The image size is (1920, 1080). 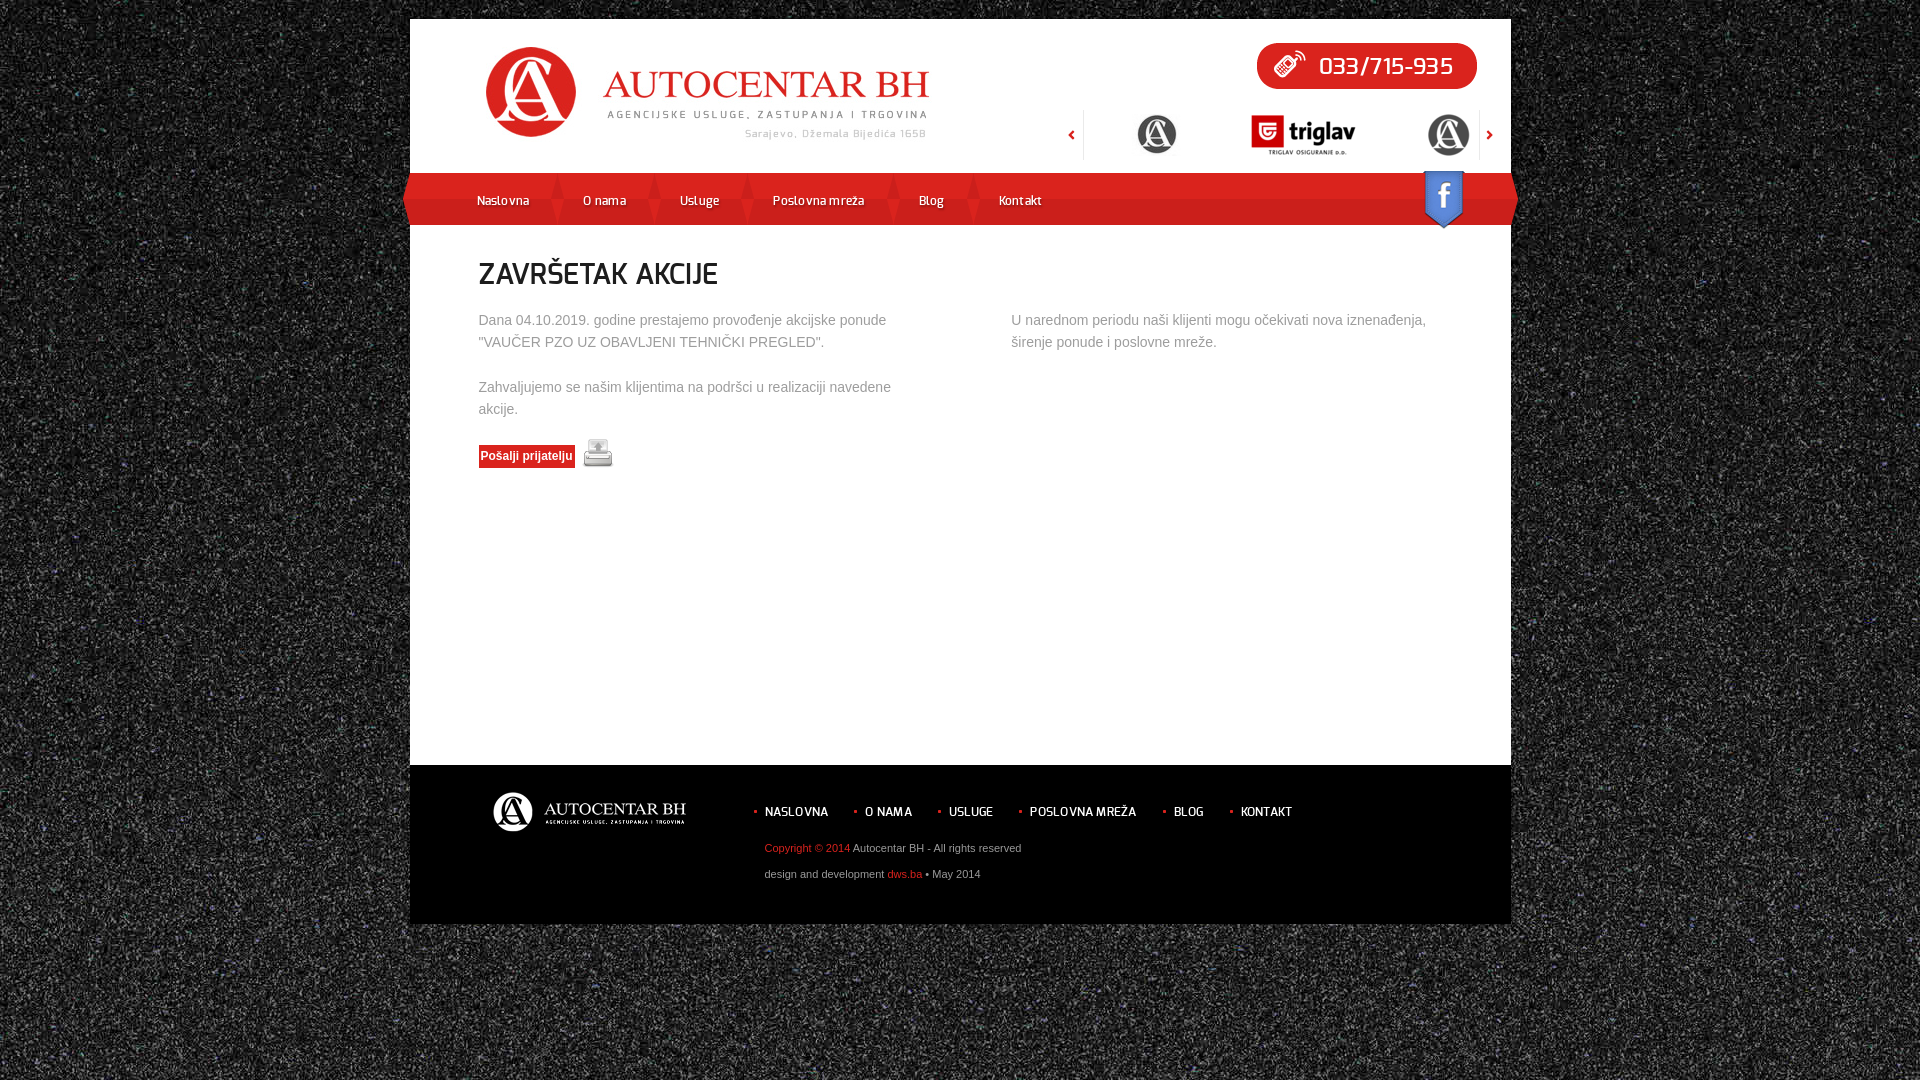 What do you see at coordinates (762, 811) in the screenshot?
I see `'NASLOVNA'` at bounding box center [762, 811].